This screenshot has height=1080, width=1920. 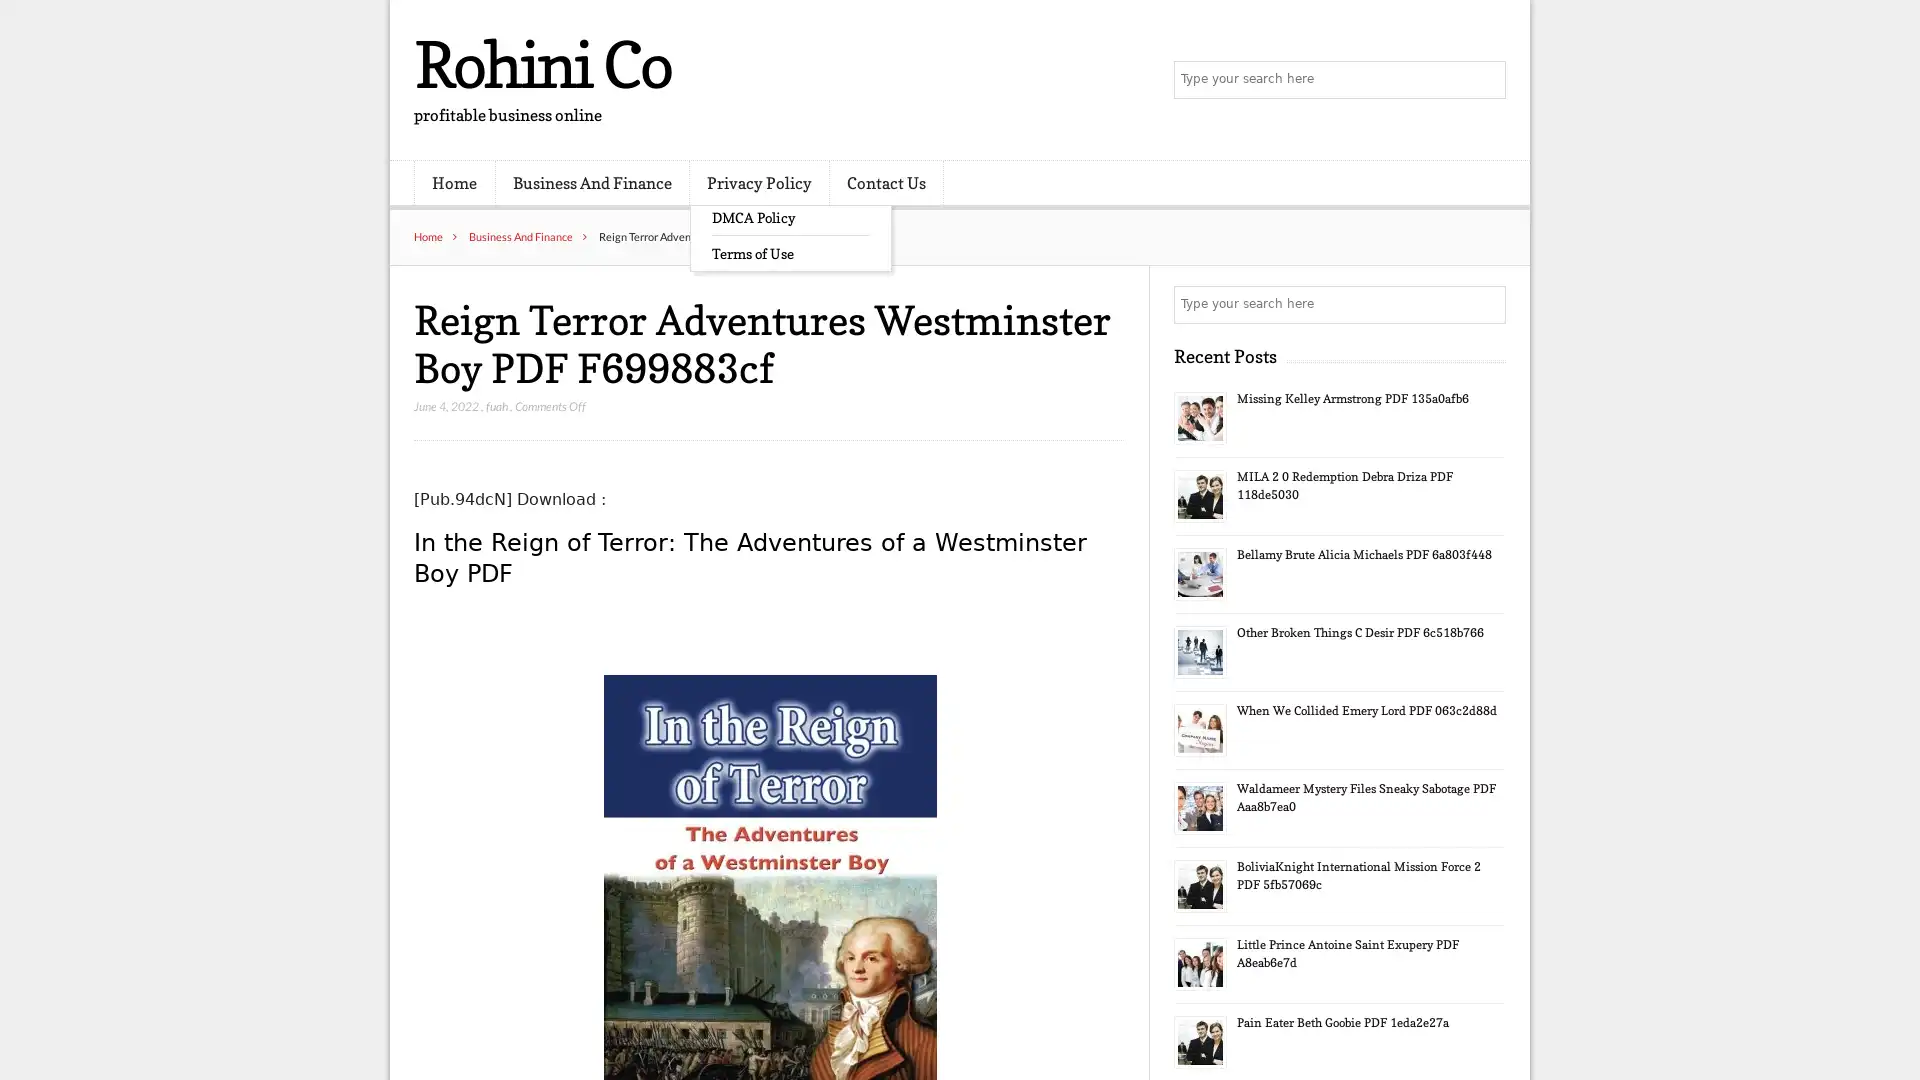 I want to click on Search, so click(x=1485, y=80).